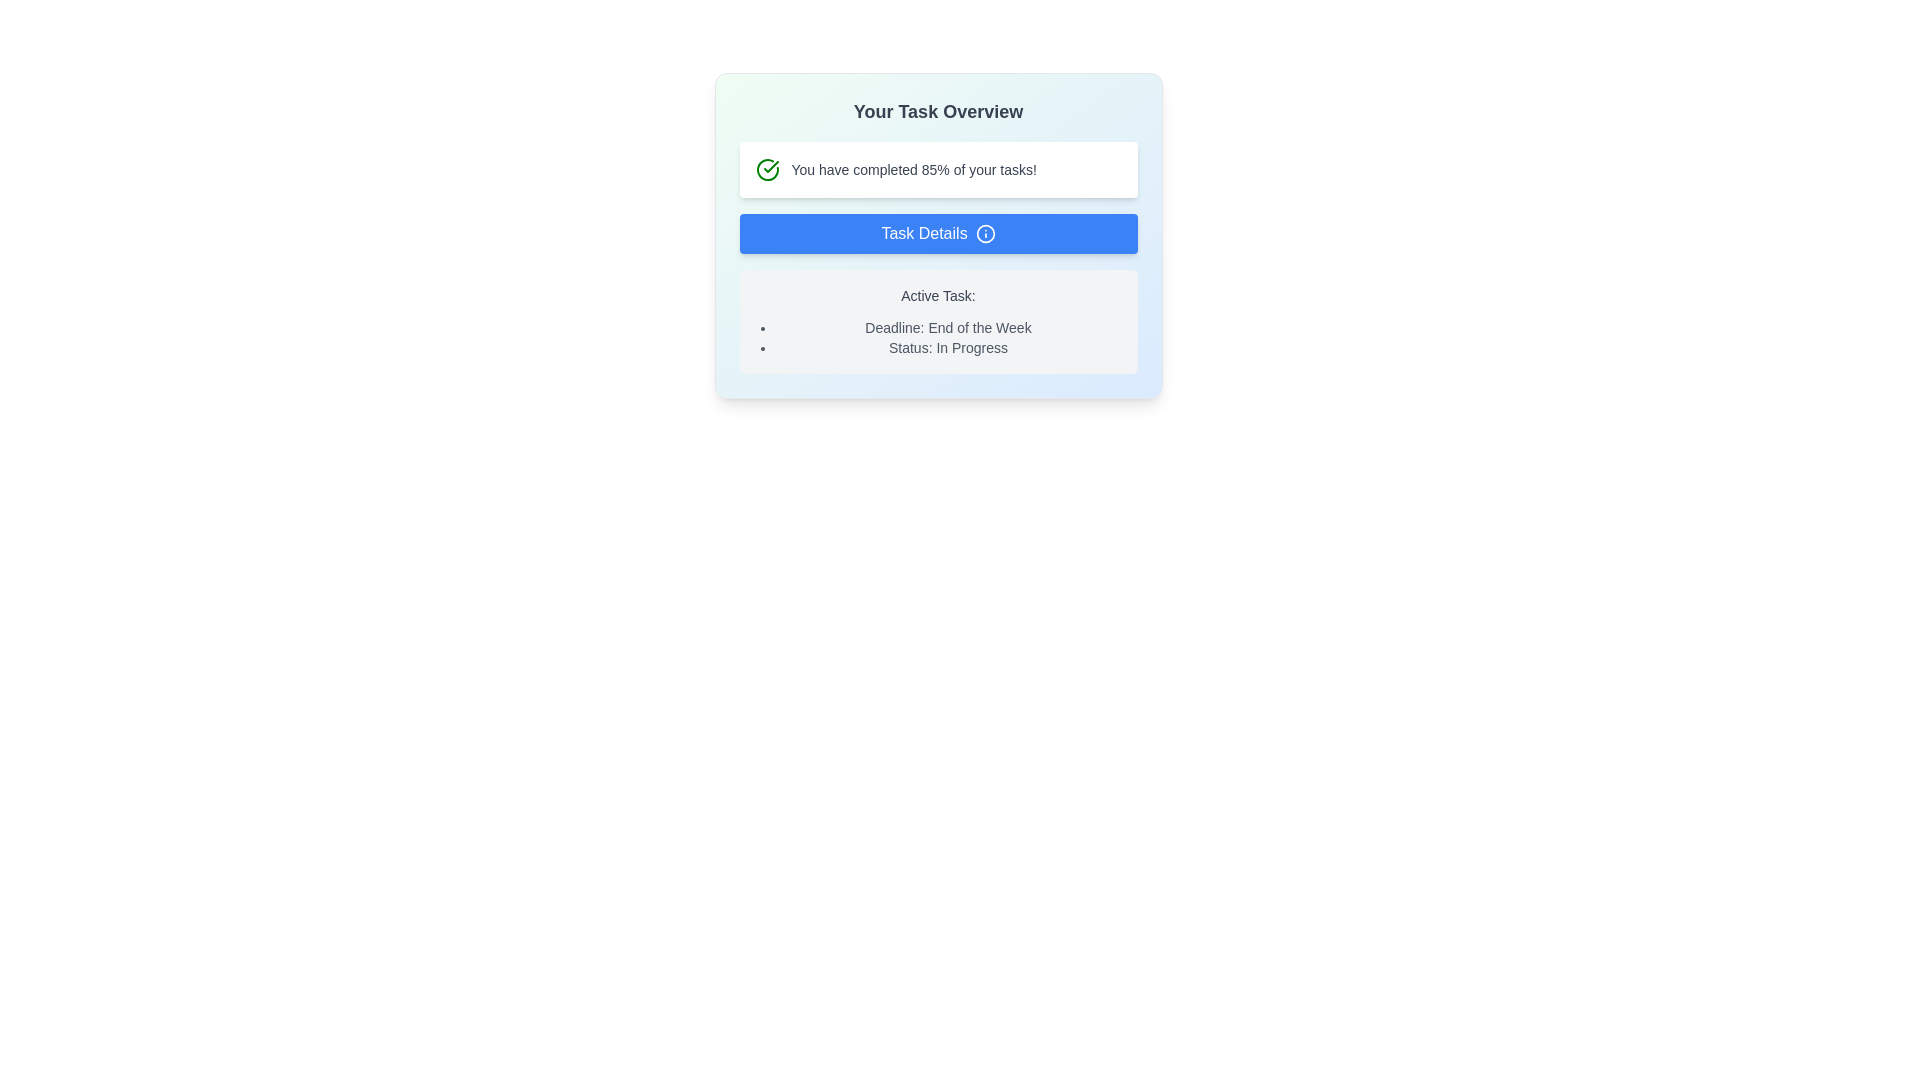 The height and width of the screenshot is (1080, 1920). I want to click on task status and deadline information from the Information Overview Panel, which features a gradient background, the heading 'Your Task Overview', and a card with task details at the bottom, so click(937, 234).